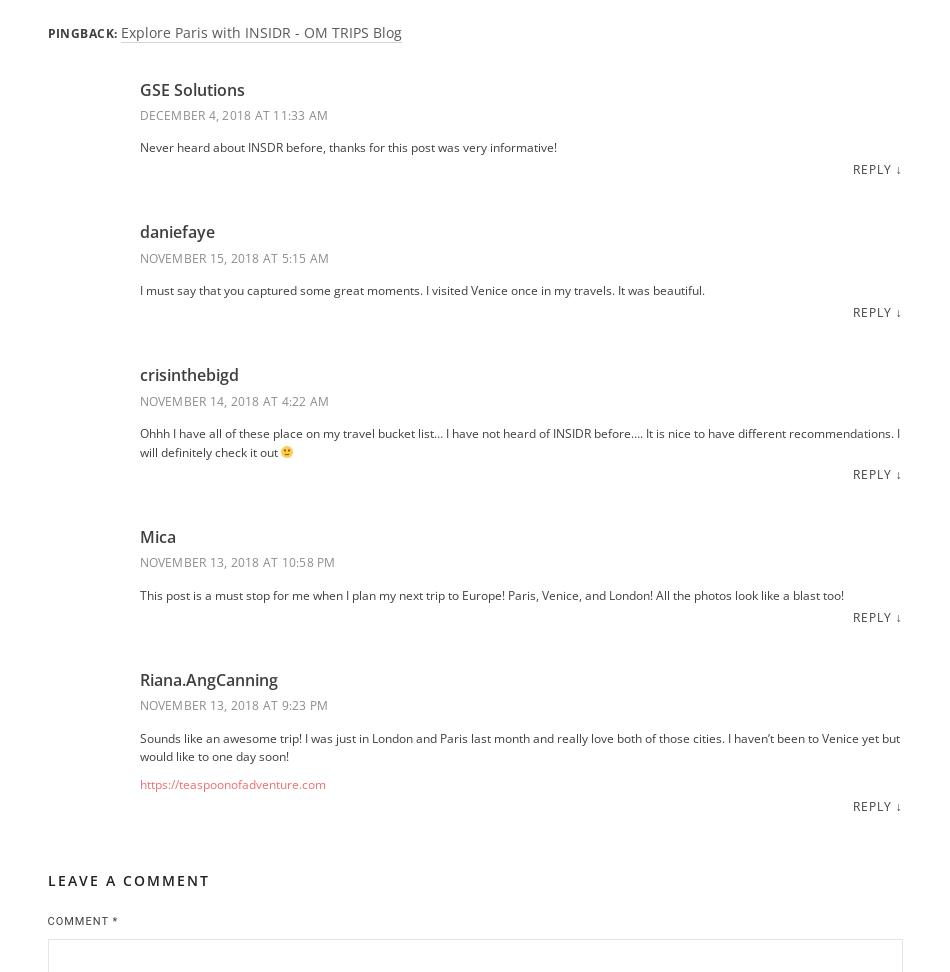 Image resolution: width=950 pixels, height=972 pixels. What do you see at coordinates (237, 561) in the screenshot?
I see `'November 13, 2018									at									10:58 pm'` at bounding box center [237, 561].